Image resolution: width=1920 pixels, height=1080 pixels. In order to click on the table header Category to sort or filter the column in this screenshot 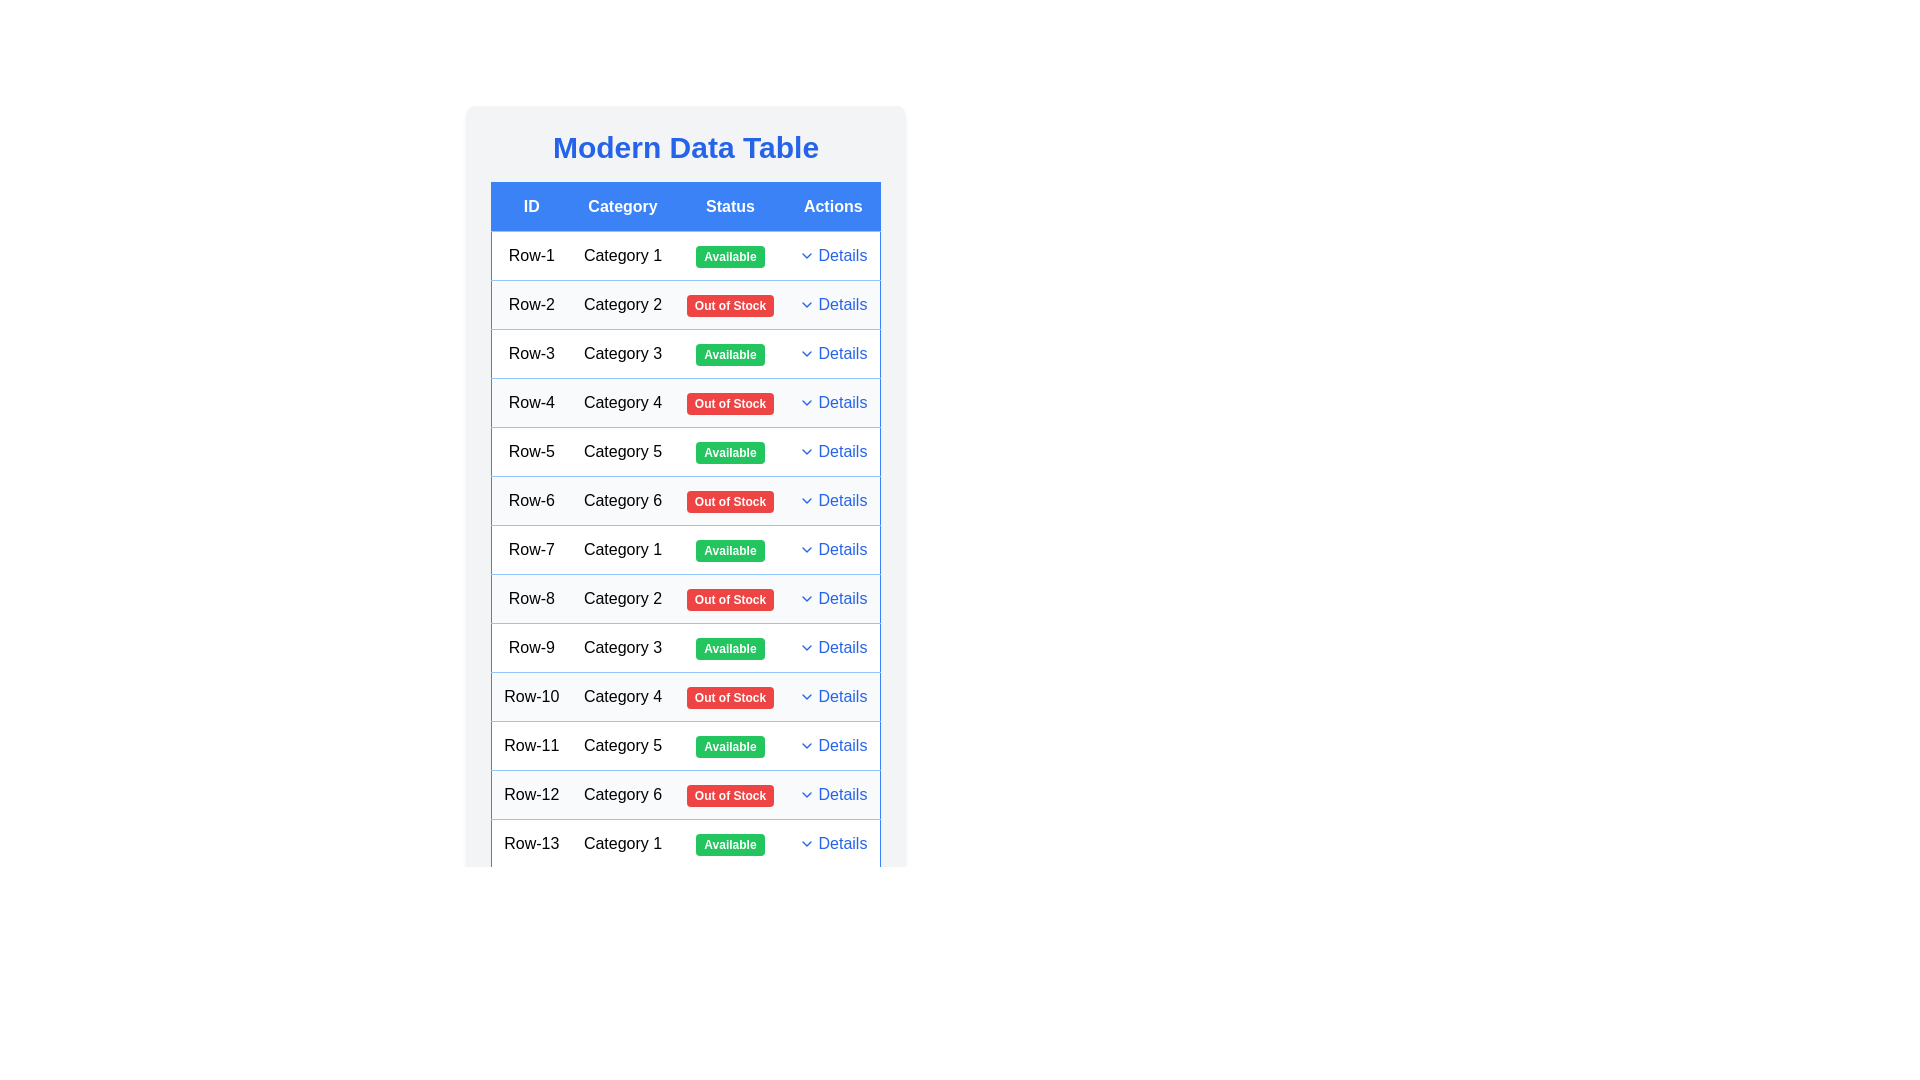, I will do `click(622, 207)`.